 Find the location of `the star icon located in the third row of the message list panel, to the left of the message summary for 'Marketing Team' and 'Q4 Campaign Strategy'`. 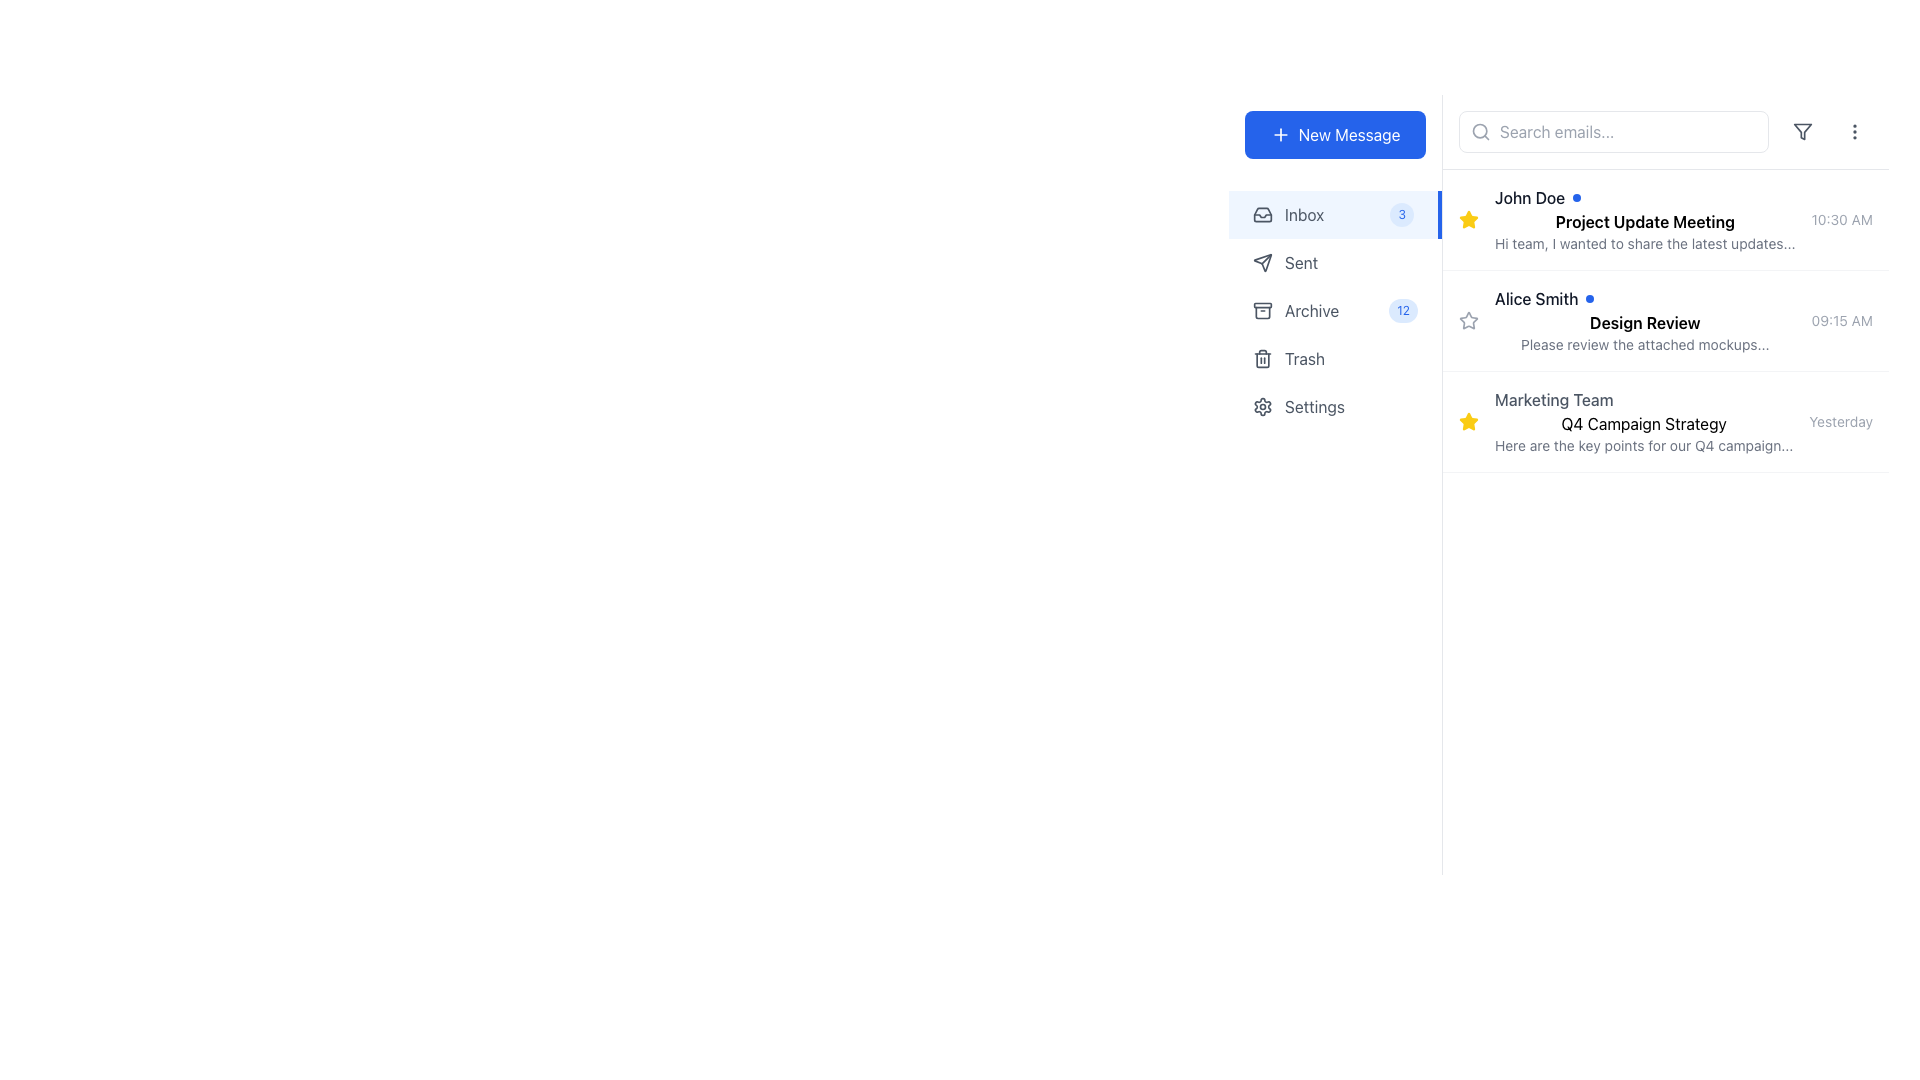

the star icon located in the third row of the message list panel, to the left of the message summary for 'Marketing Team' and 'Q4 Campaign Strategy' is located at coordinates (1468, 420).